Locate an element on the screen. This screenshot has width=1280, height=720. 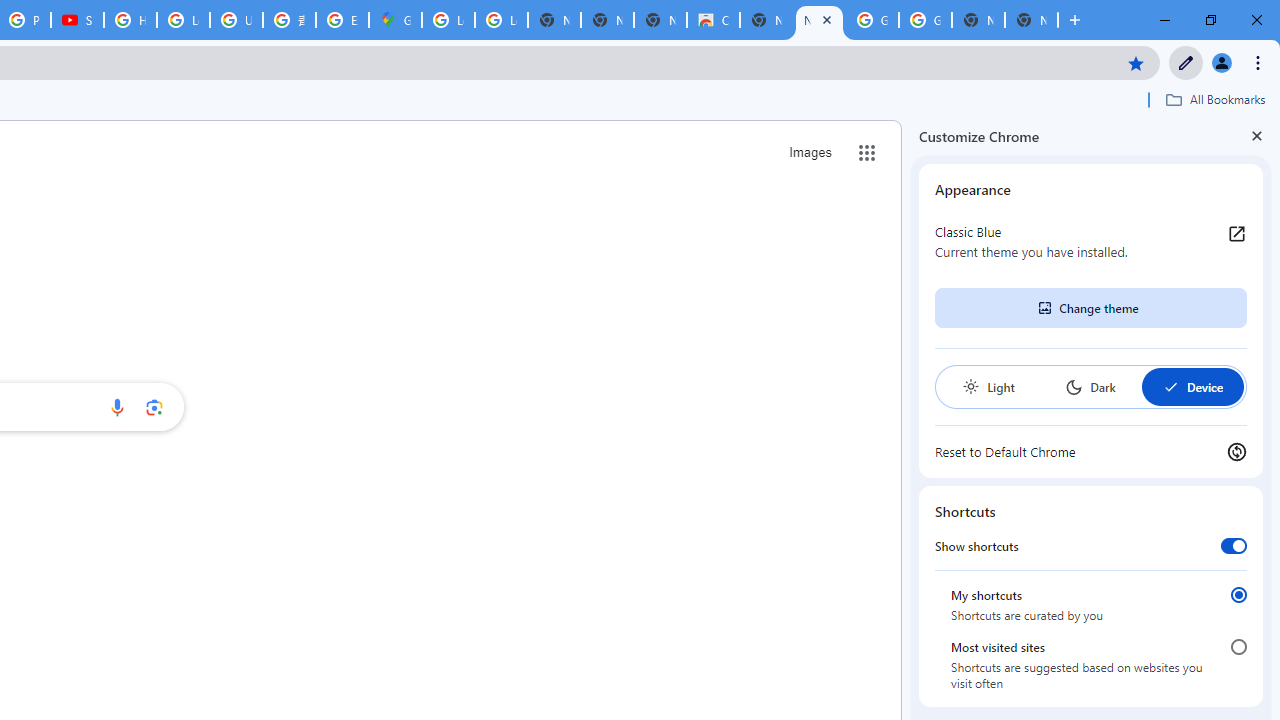
'Chrome Web Store' is located at coordinates (713, 20).